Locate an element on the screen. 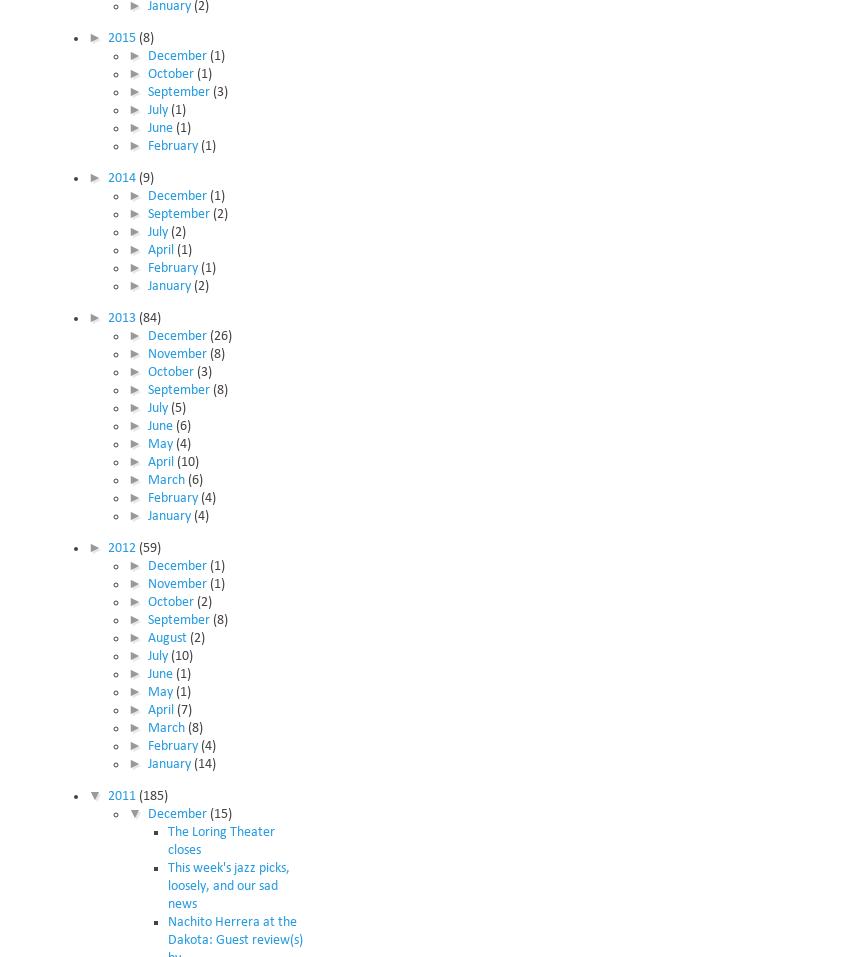 This screenshot has height=957, width=868. '(14)' is located at coordinates (203, 763).